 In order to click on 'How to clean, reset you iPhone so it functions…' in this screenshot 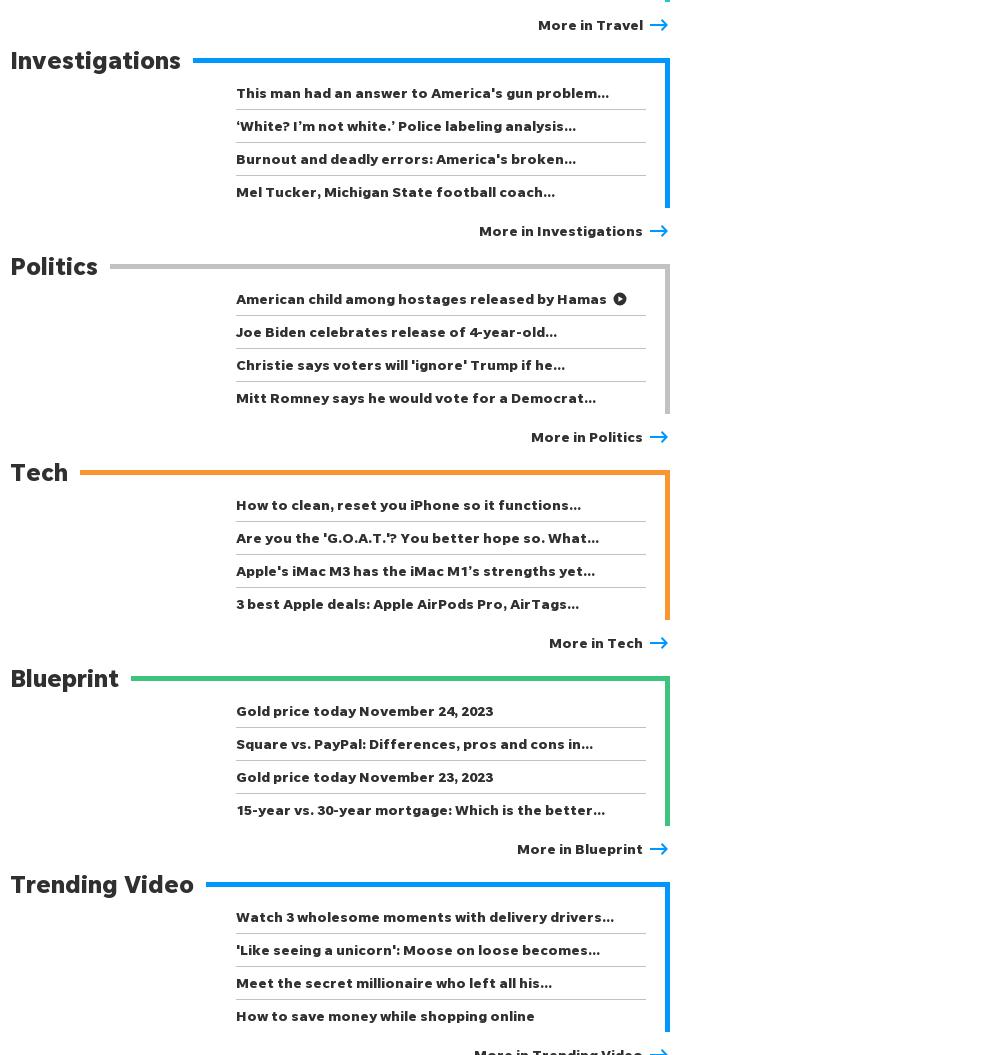, I will do `click(408, 504)`.